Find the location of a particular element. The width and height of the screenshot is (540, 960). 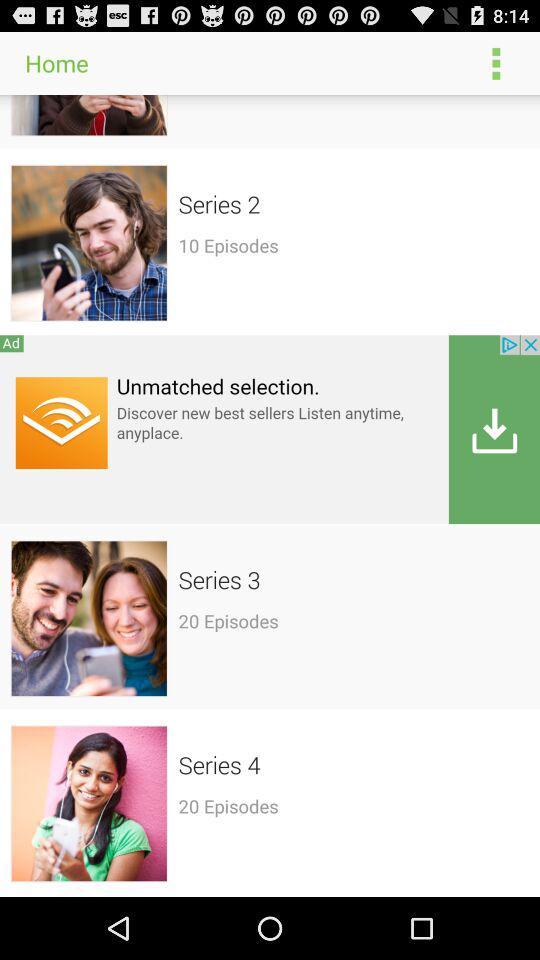

open audible advertisement is located at coordinates (270, 429).